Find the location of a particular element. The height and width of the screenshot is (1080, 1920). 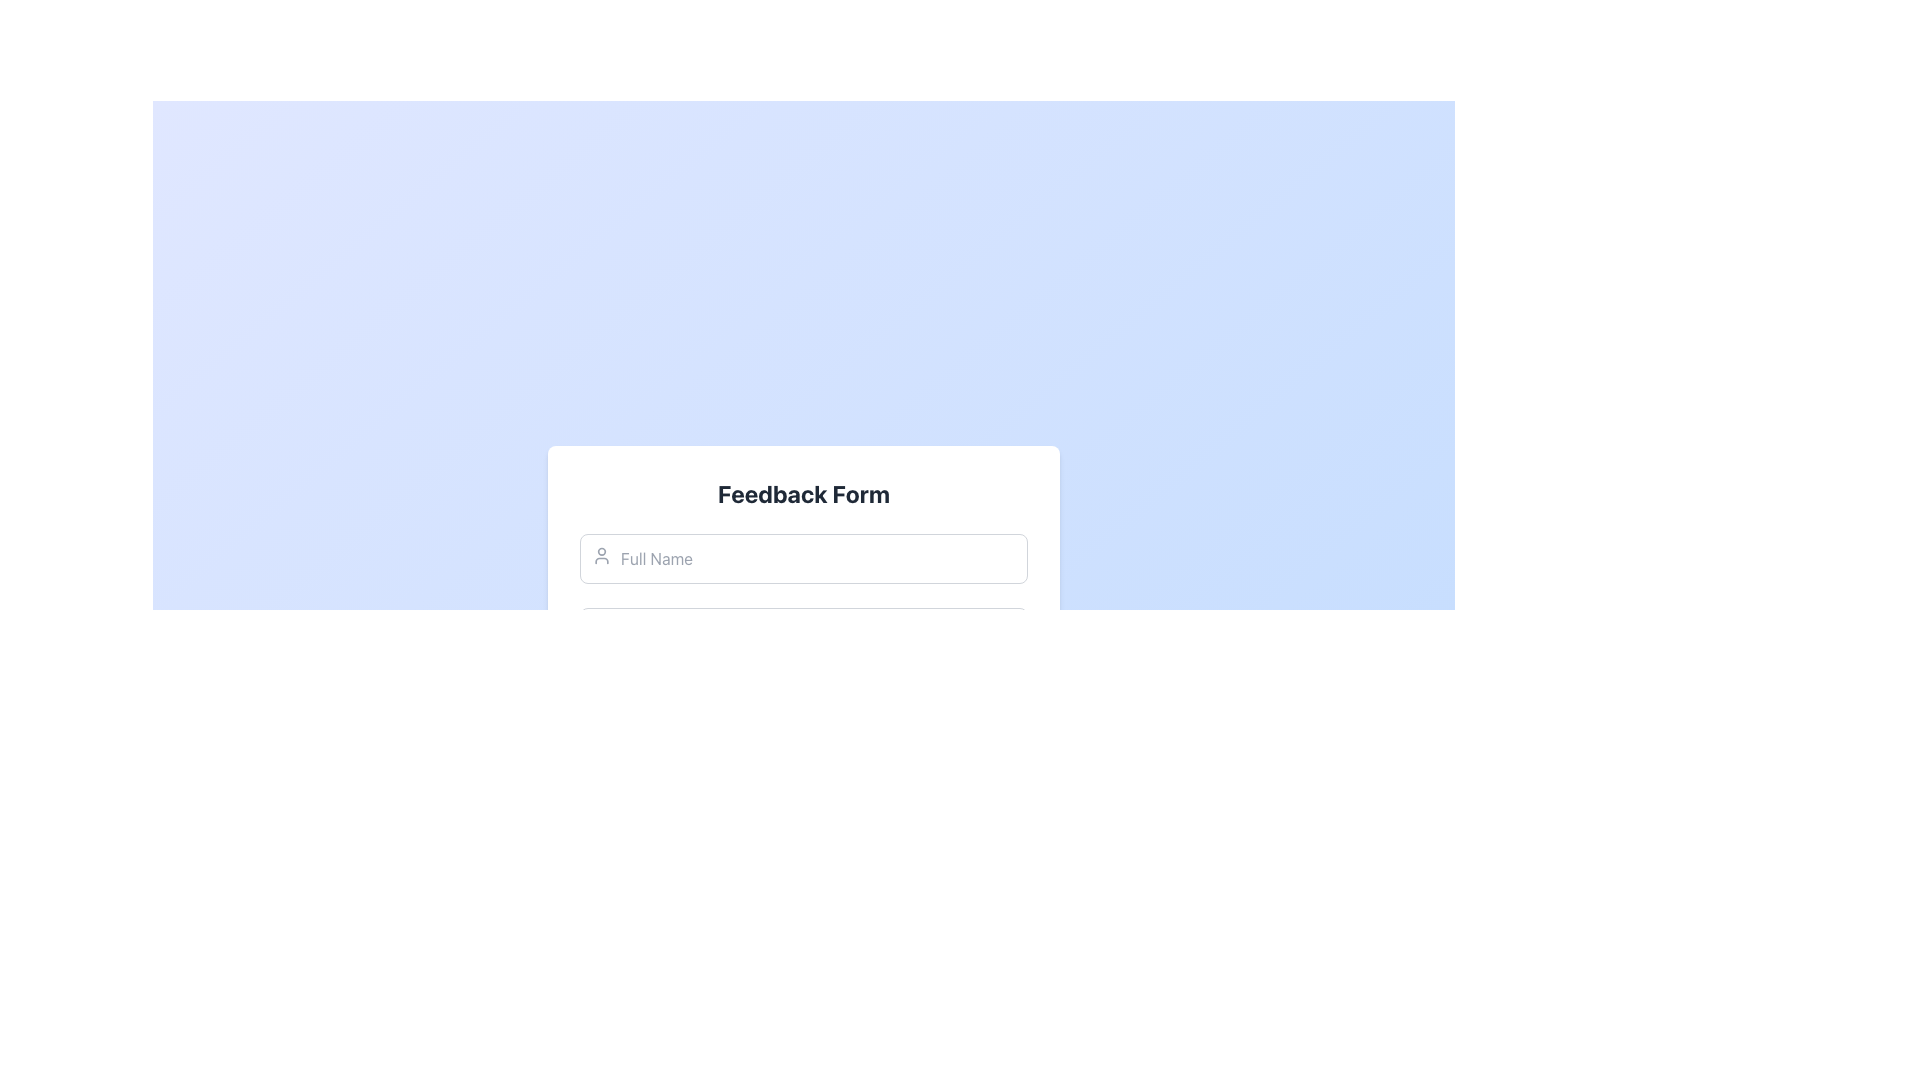

the 'Feedback Form' text which is displayed in bold at the top-center of the feedback form interface is located at coordinates (804, 493).